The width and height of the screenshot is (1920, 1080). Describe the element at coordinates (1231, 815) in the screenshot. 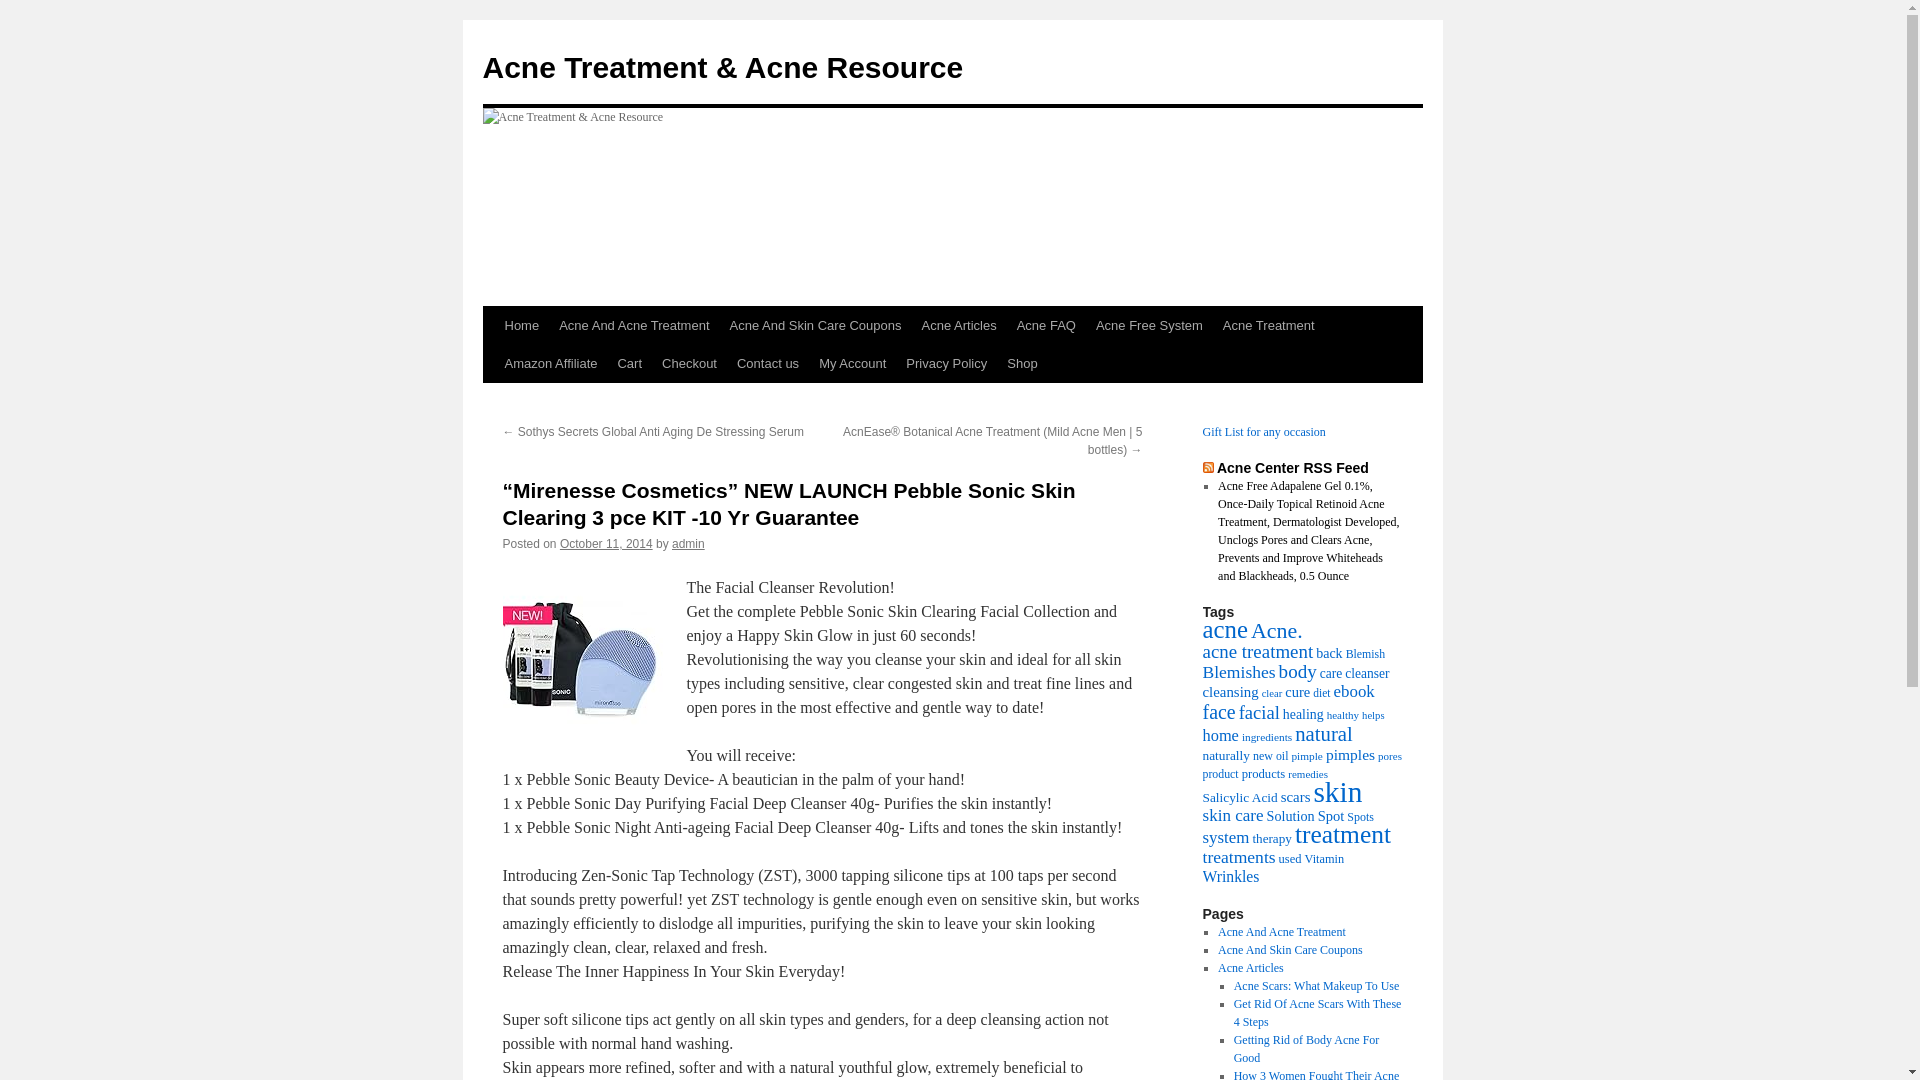

I see `'skin care'` at that location.